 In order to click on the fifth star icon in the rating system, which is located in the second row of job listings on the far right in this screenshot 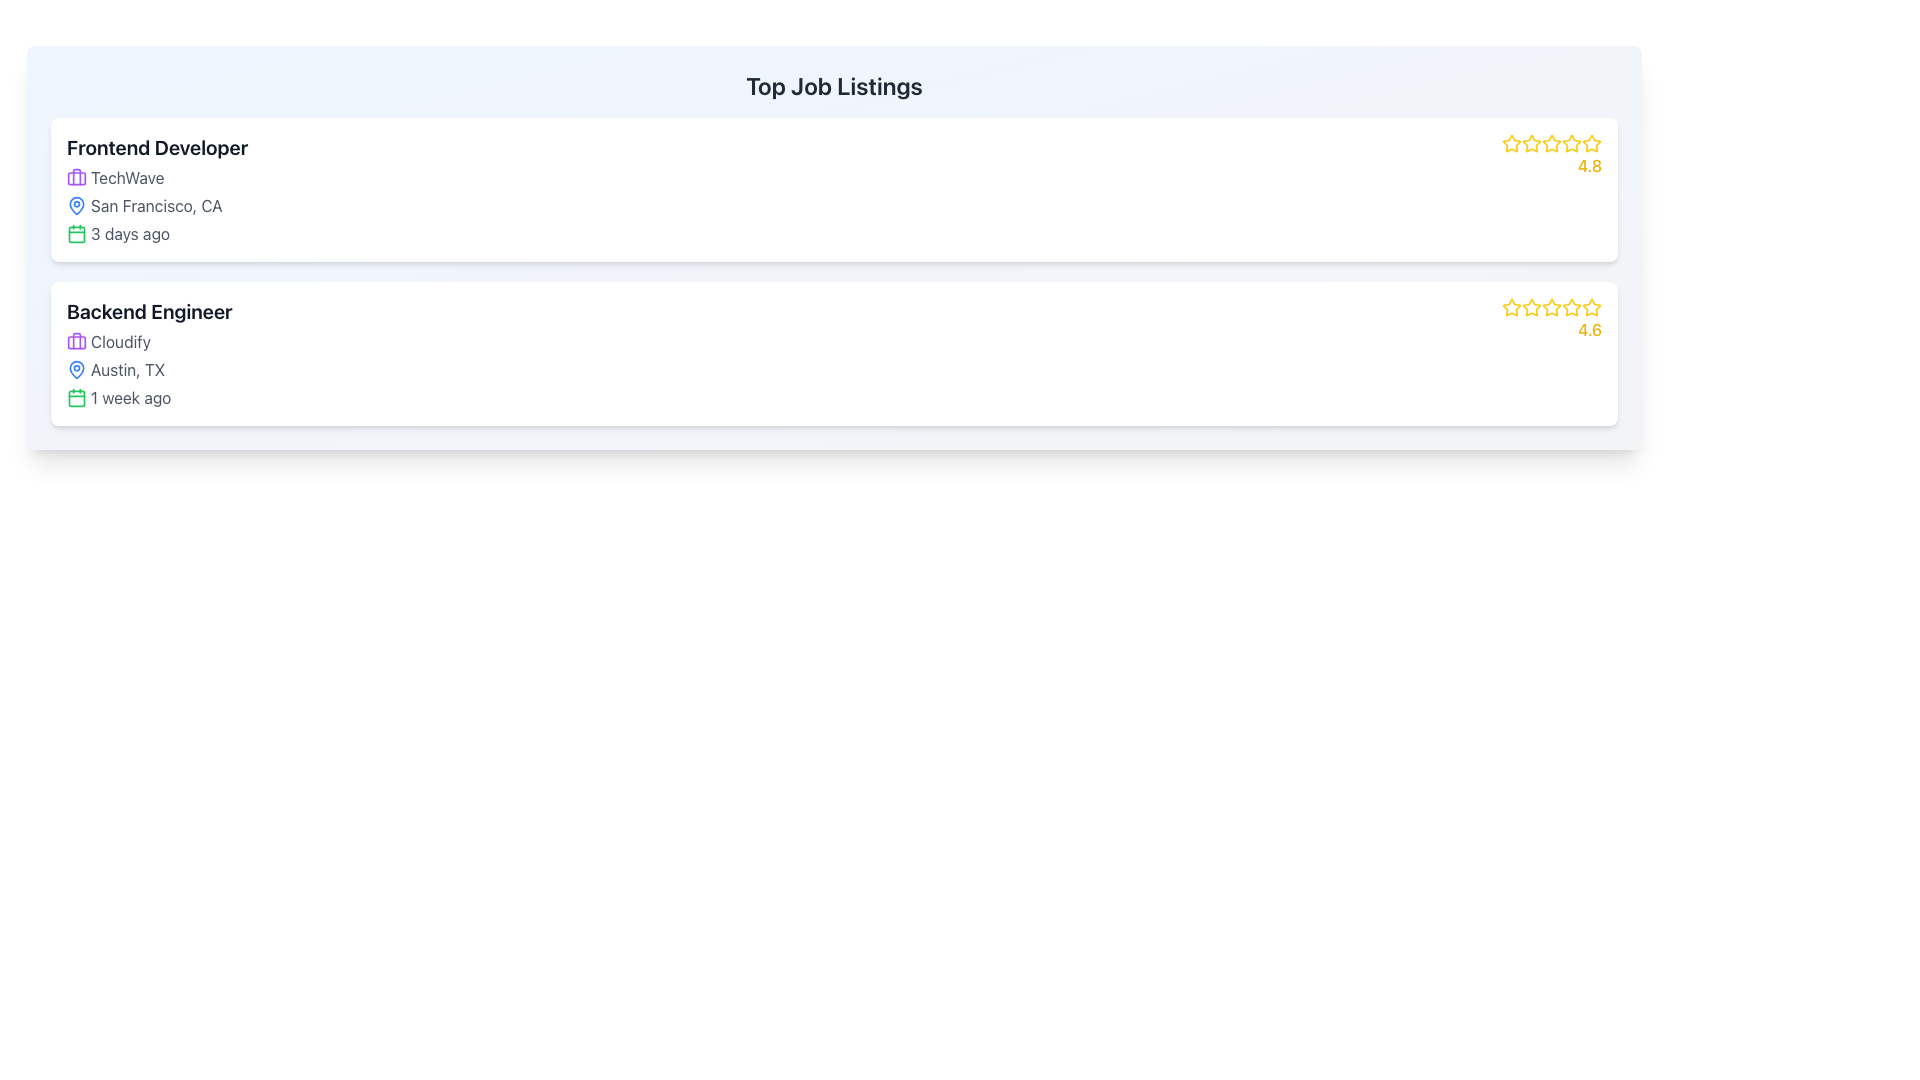, I will do `click(1591, 308)`.